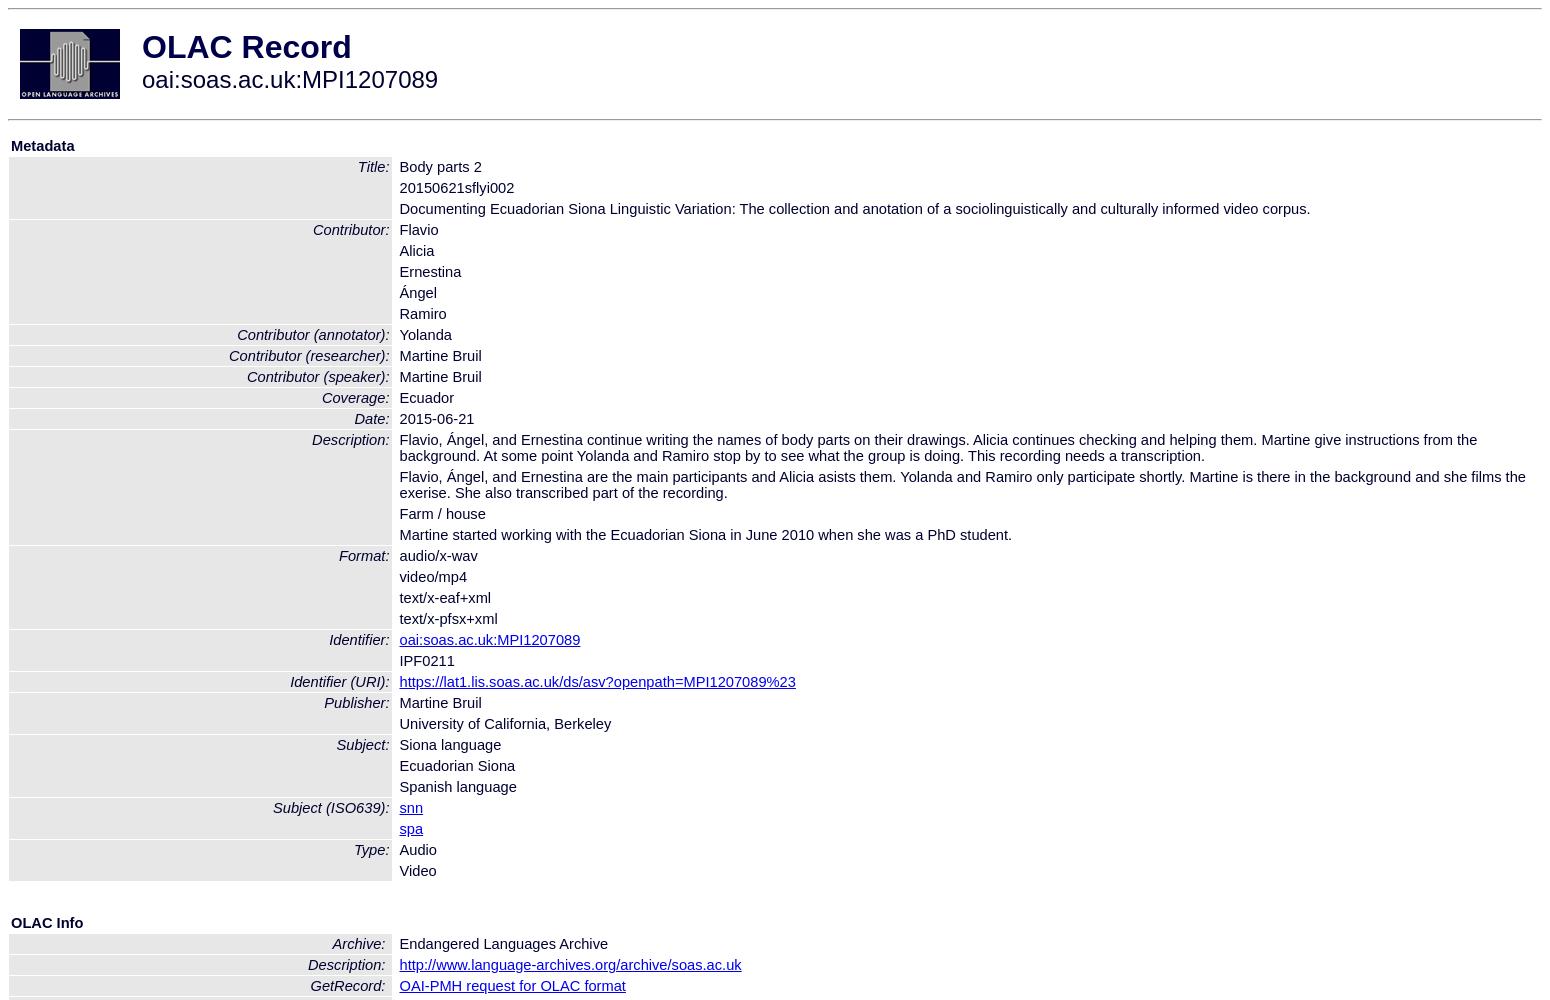  What do you see at coordinates (322, 702) in the screenshot?
I see `'Publisher:'` at bounding box center [322, 702].